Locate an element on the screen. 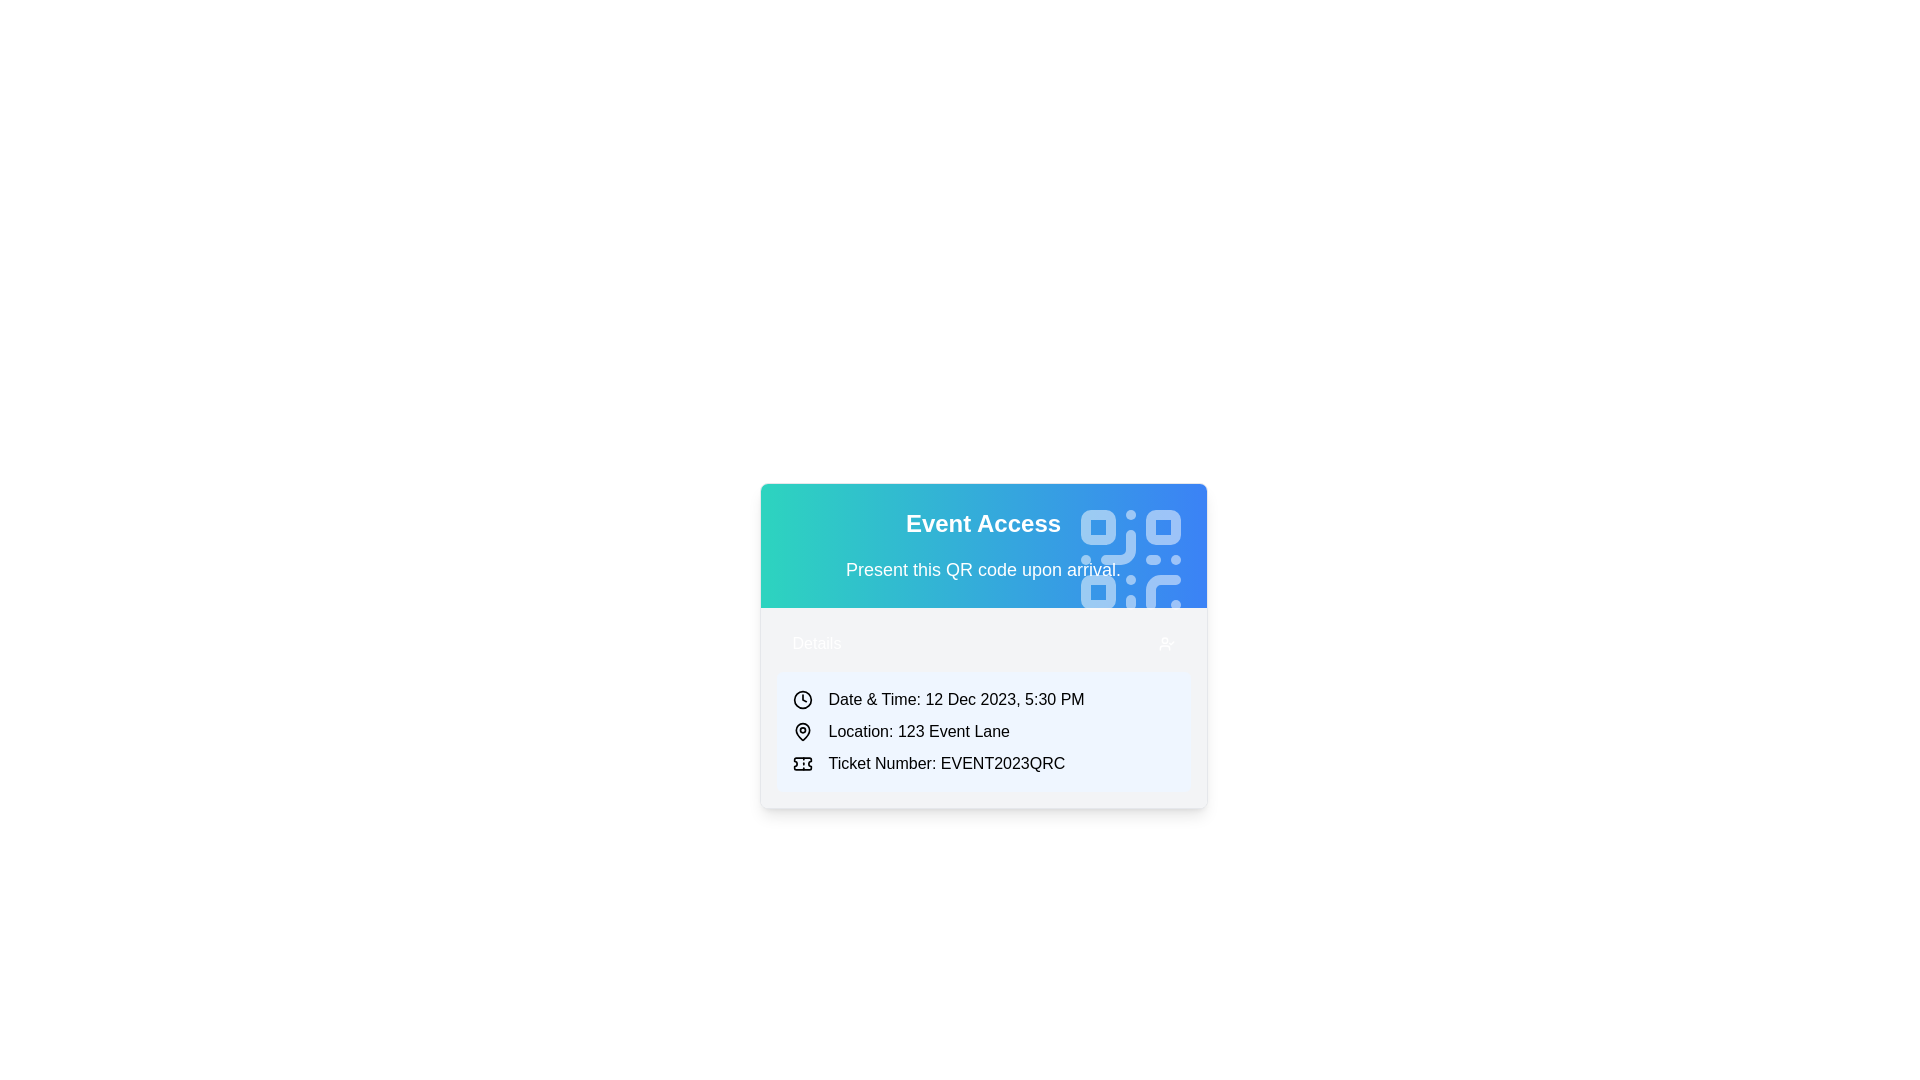  the QR code element located in the top-right corner of the informational banner that provides access to event information is located at coordinates (1130, 559).